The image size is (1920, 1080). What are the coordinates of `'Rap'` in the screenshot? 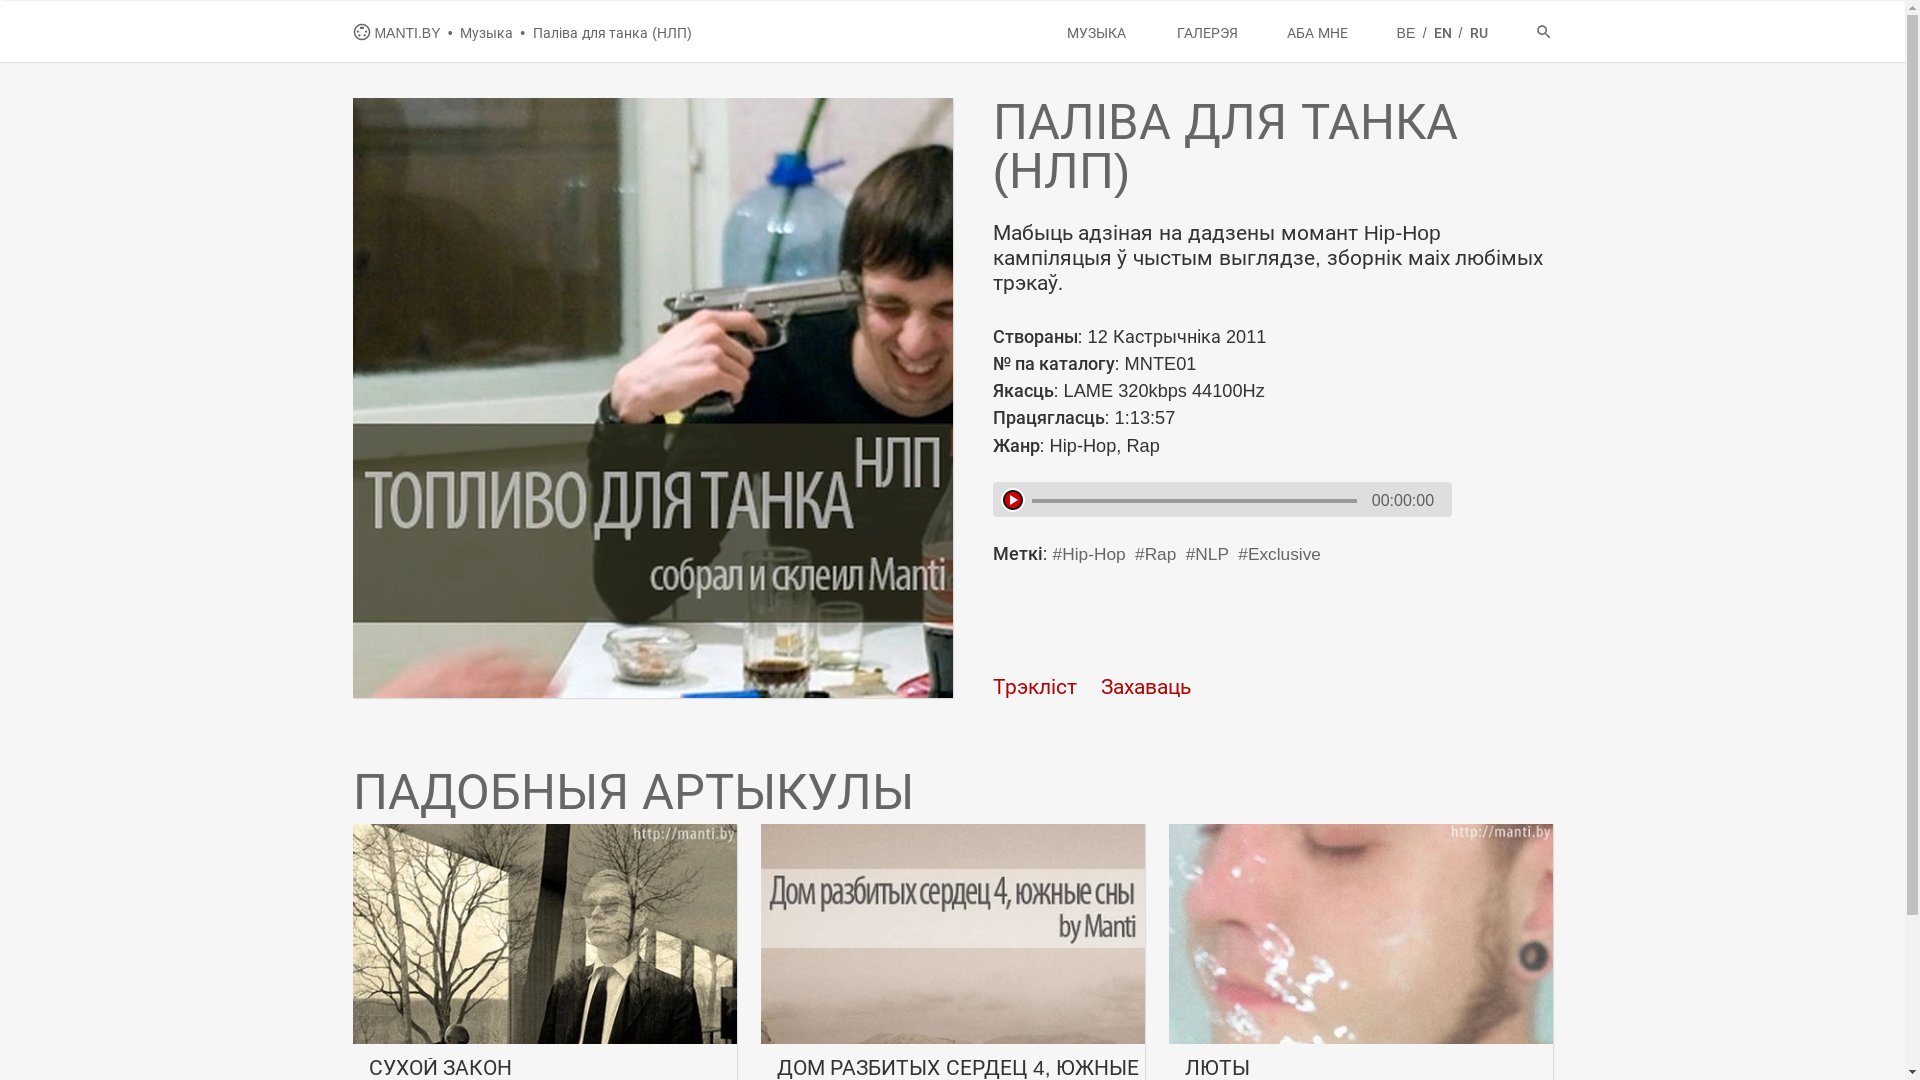 It's located at (1155, 554).